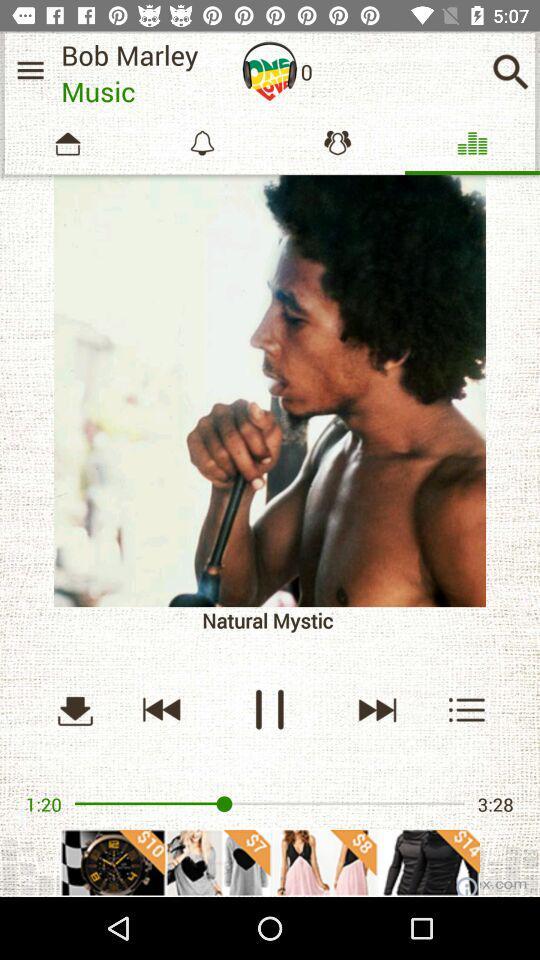 The height and width of the screenshot is (960, 540). What do you see at coordinates (74, 709) in the screenshot?
I see `downloads song` at bounding box center [74, 709].